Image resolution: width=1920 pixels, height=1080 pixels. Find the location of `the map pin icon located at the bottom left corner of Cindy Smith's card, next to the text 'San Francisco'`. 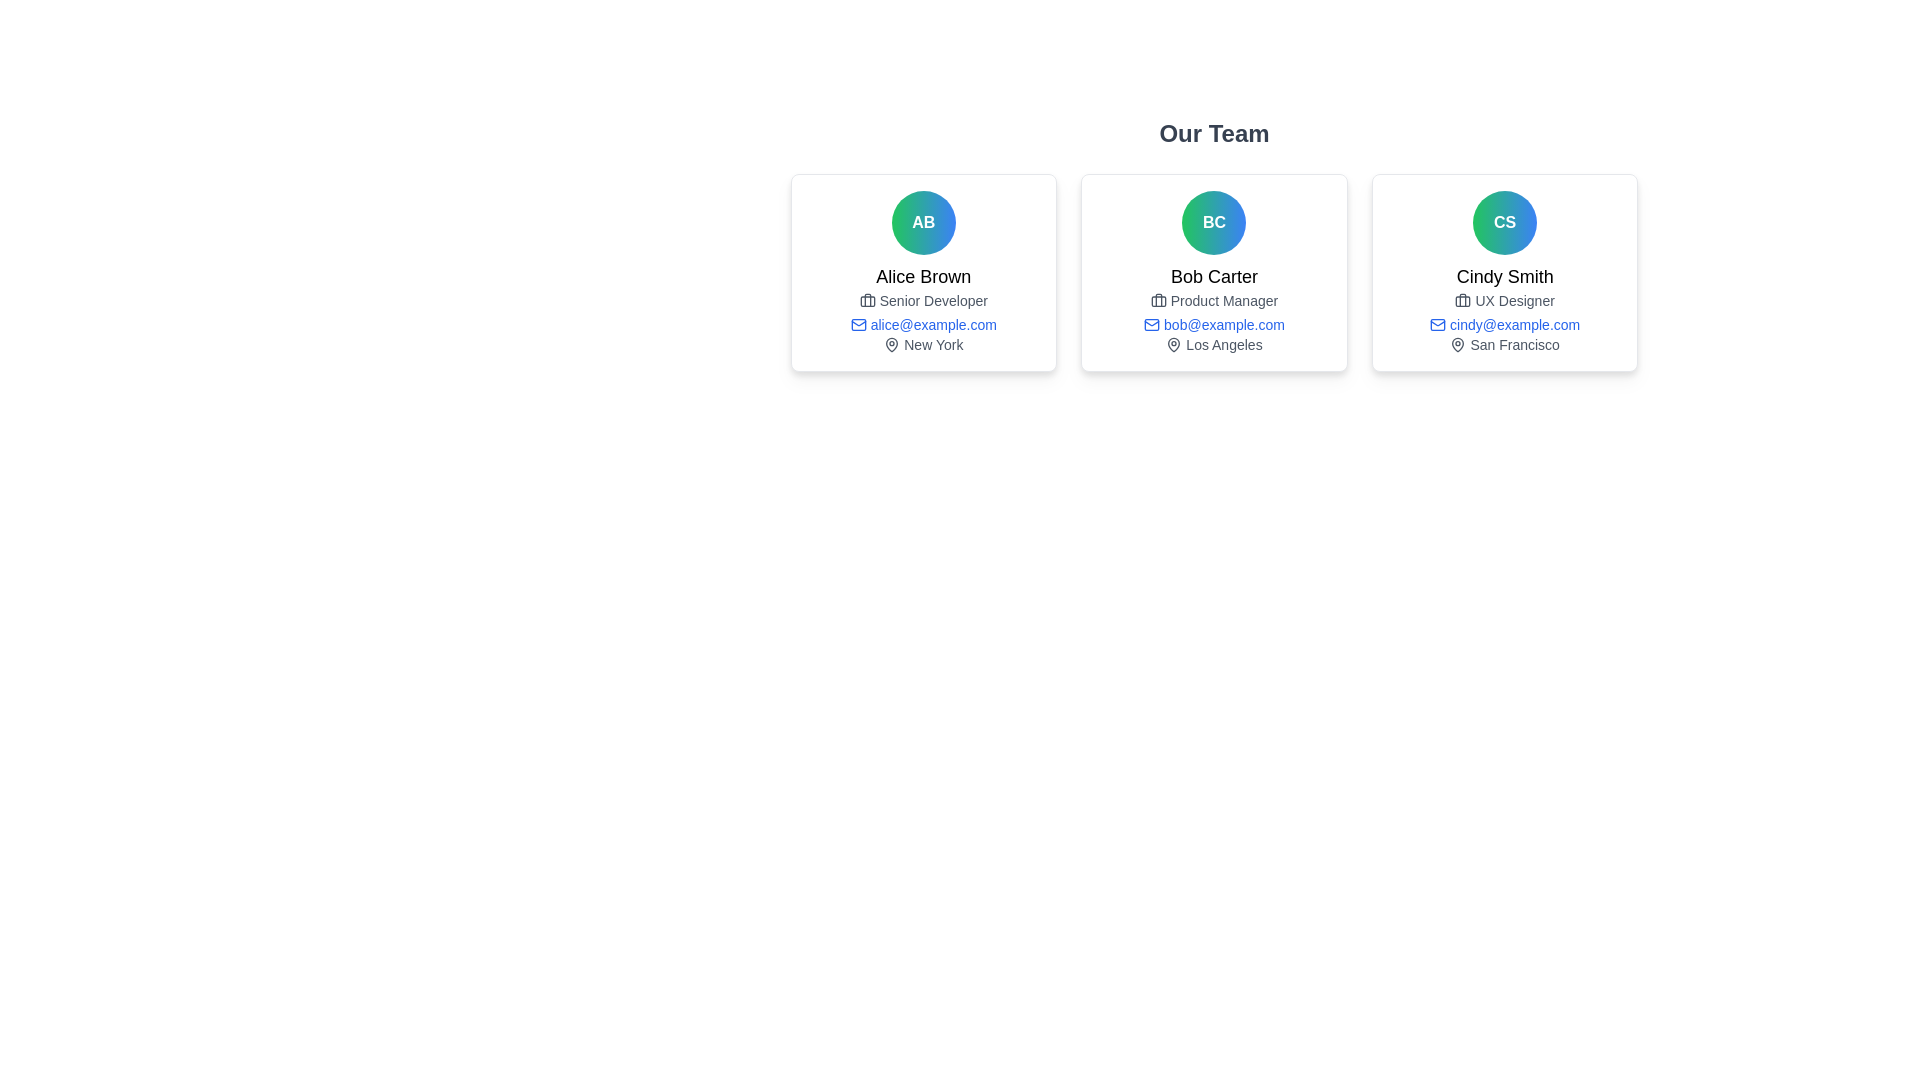

the map pin icon located at the bottom left corner of Cindy Smith's card, next to the text 'San Francisco' is located at coordinates (1458, 343).